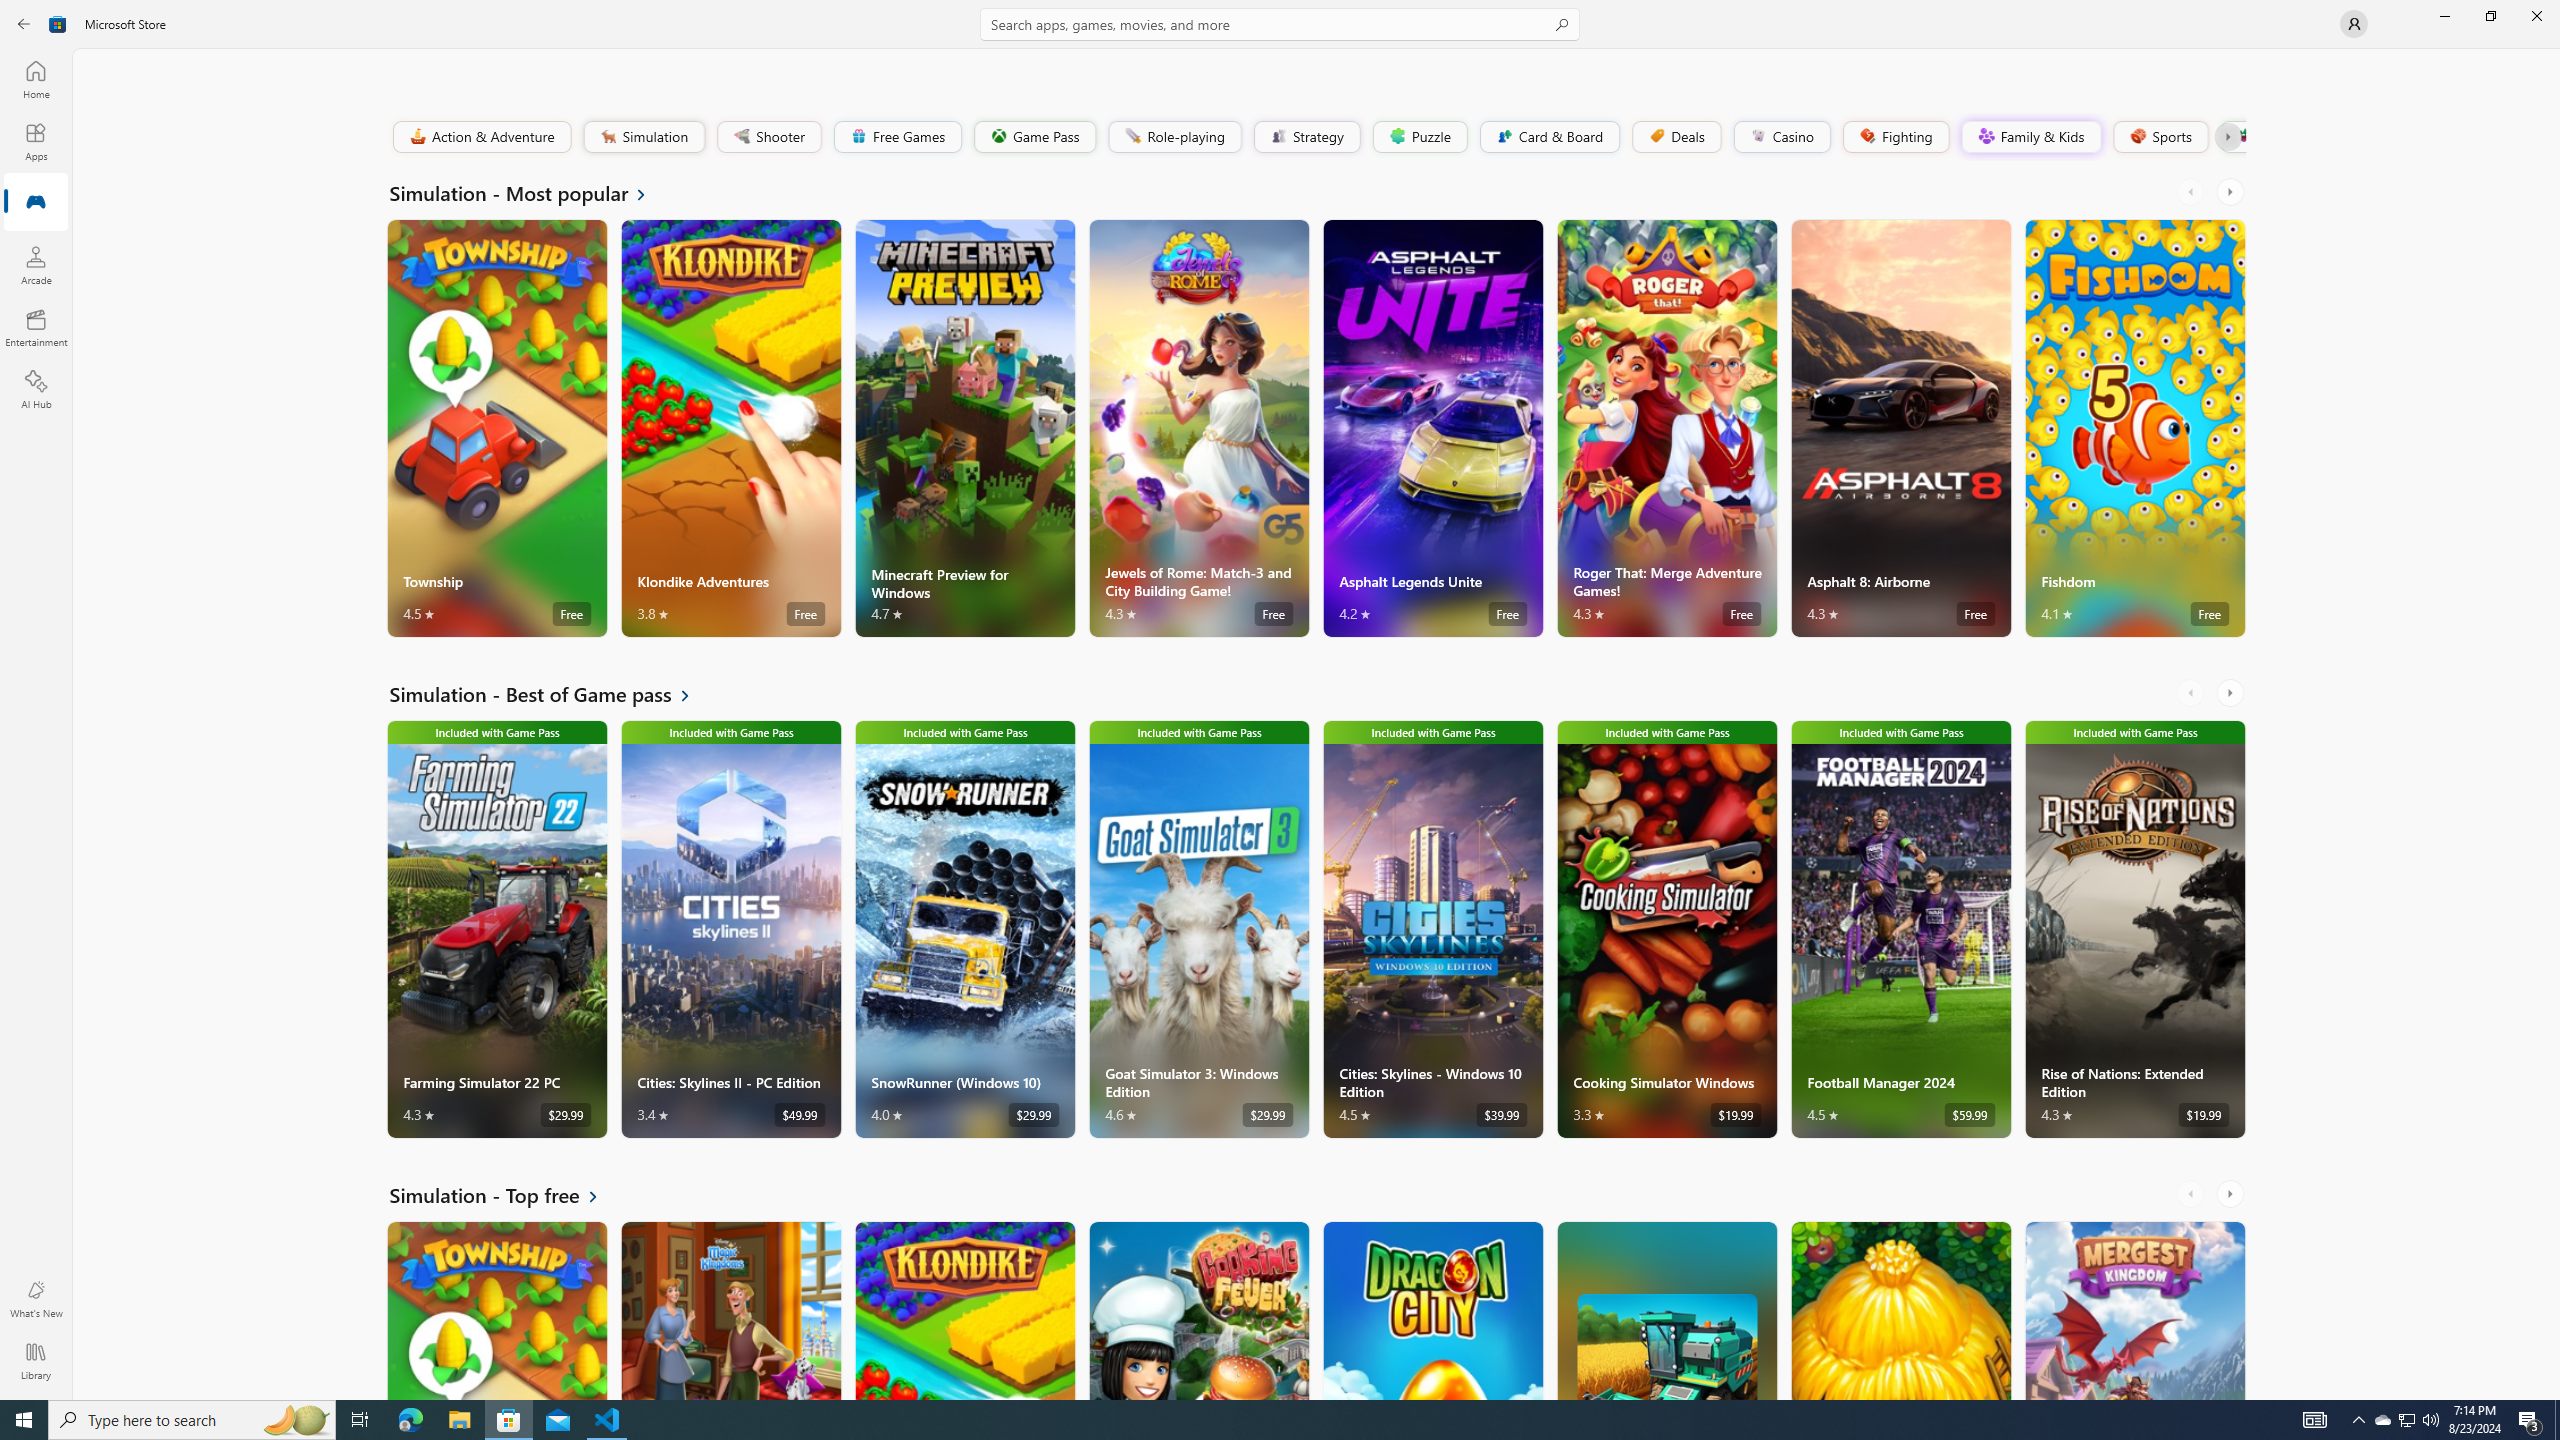 Image resolution: width=2560 pixels, height=1440 pixels. I want to click on 'Gaming', so click(34, 202).